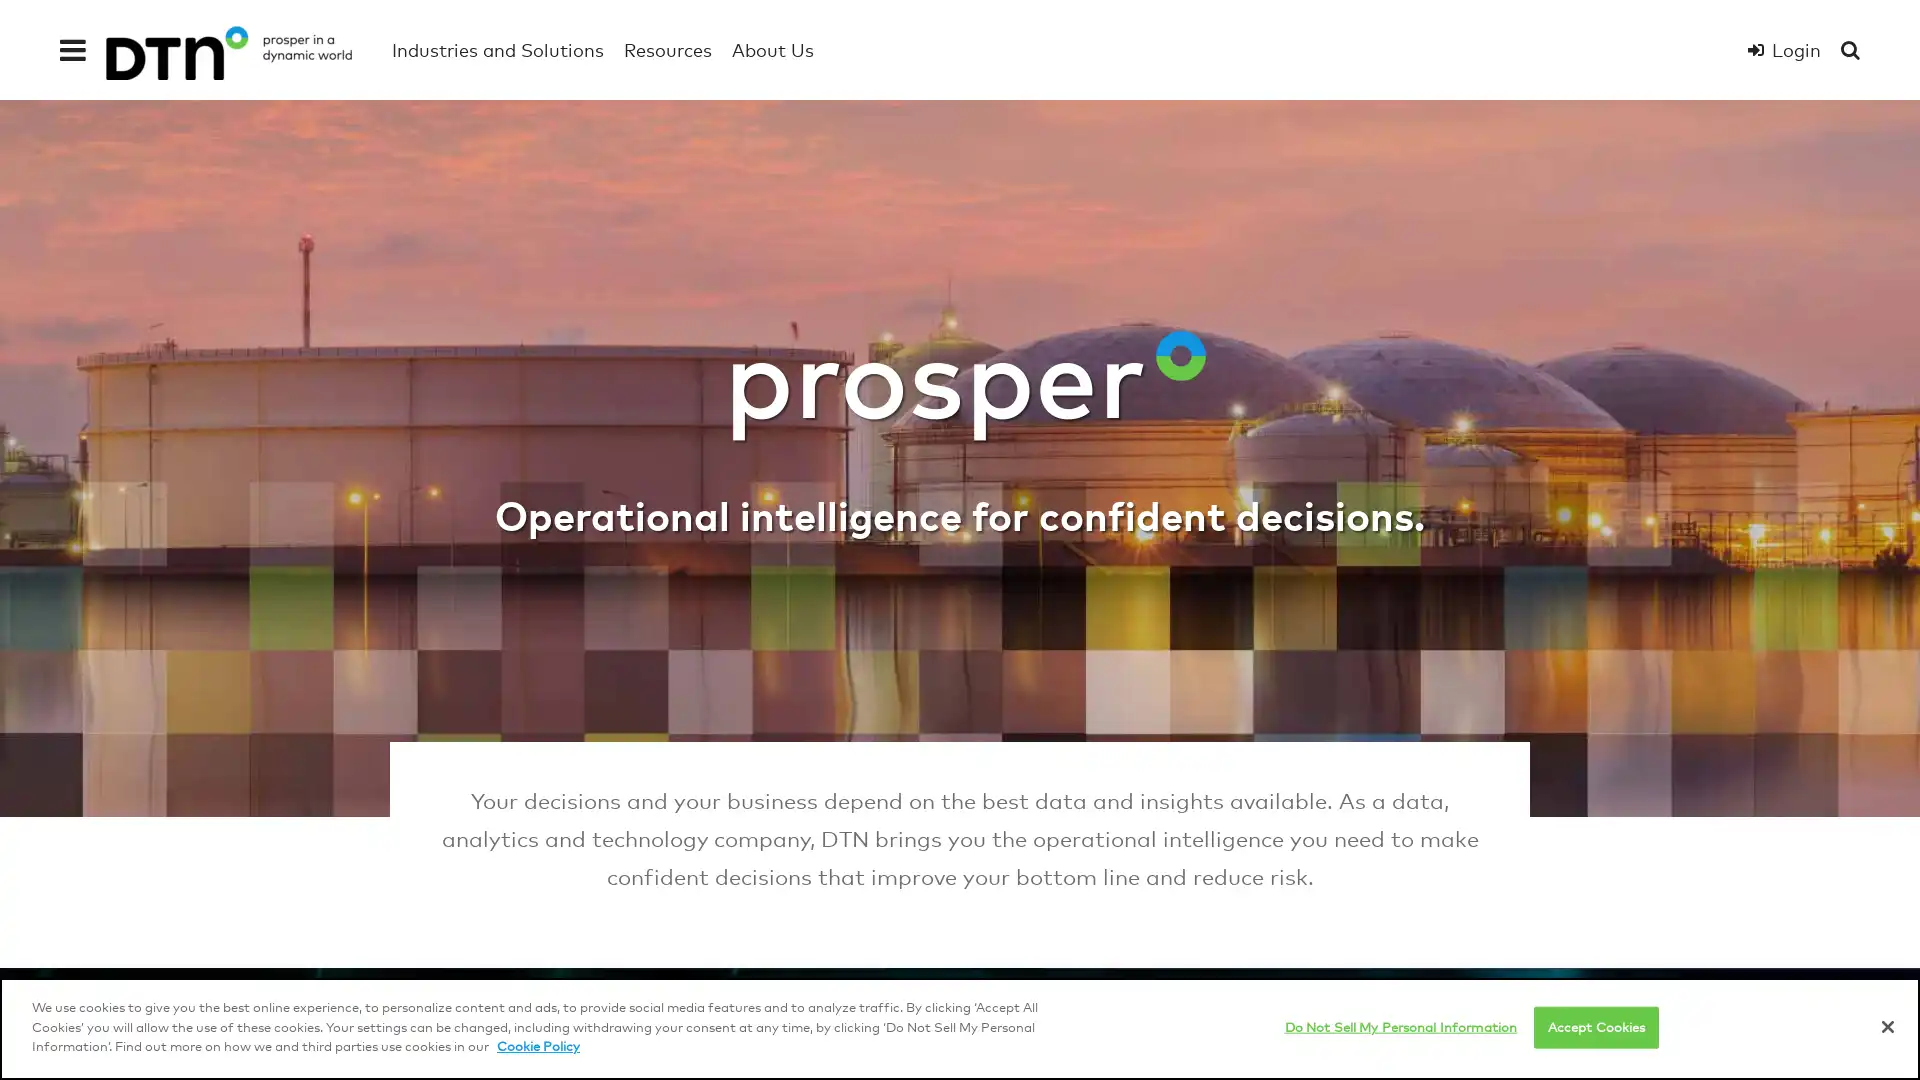  I want to click on Do Not Sell My Personal Information, so click(1399, 1026).